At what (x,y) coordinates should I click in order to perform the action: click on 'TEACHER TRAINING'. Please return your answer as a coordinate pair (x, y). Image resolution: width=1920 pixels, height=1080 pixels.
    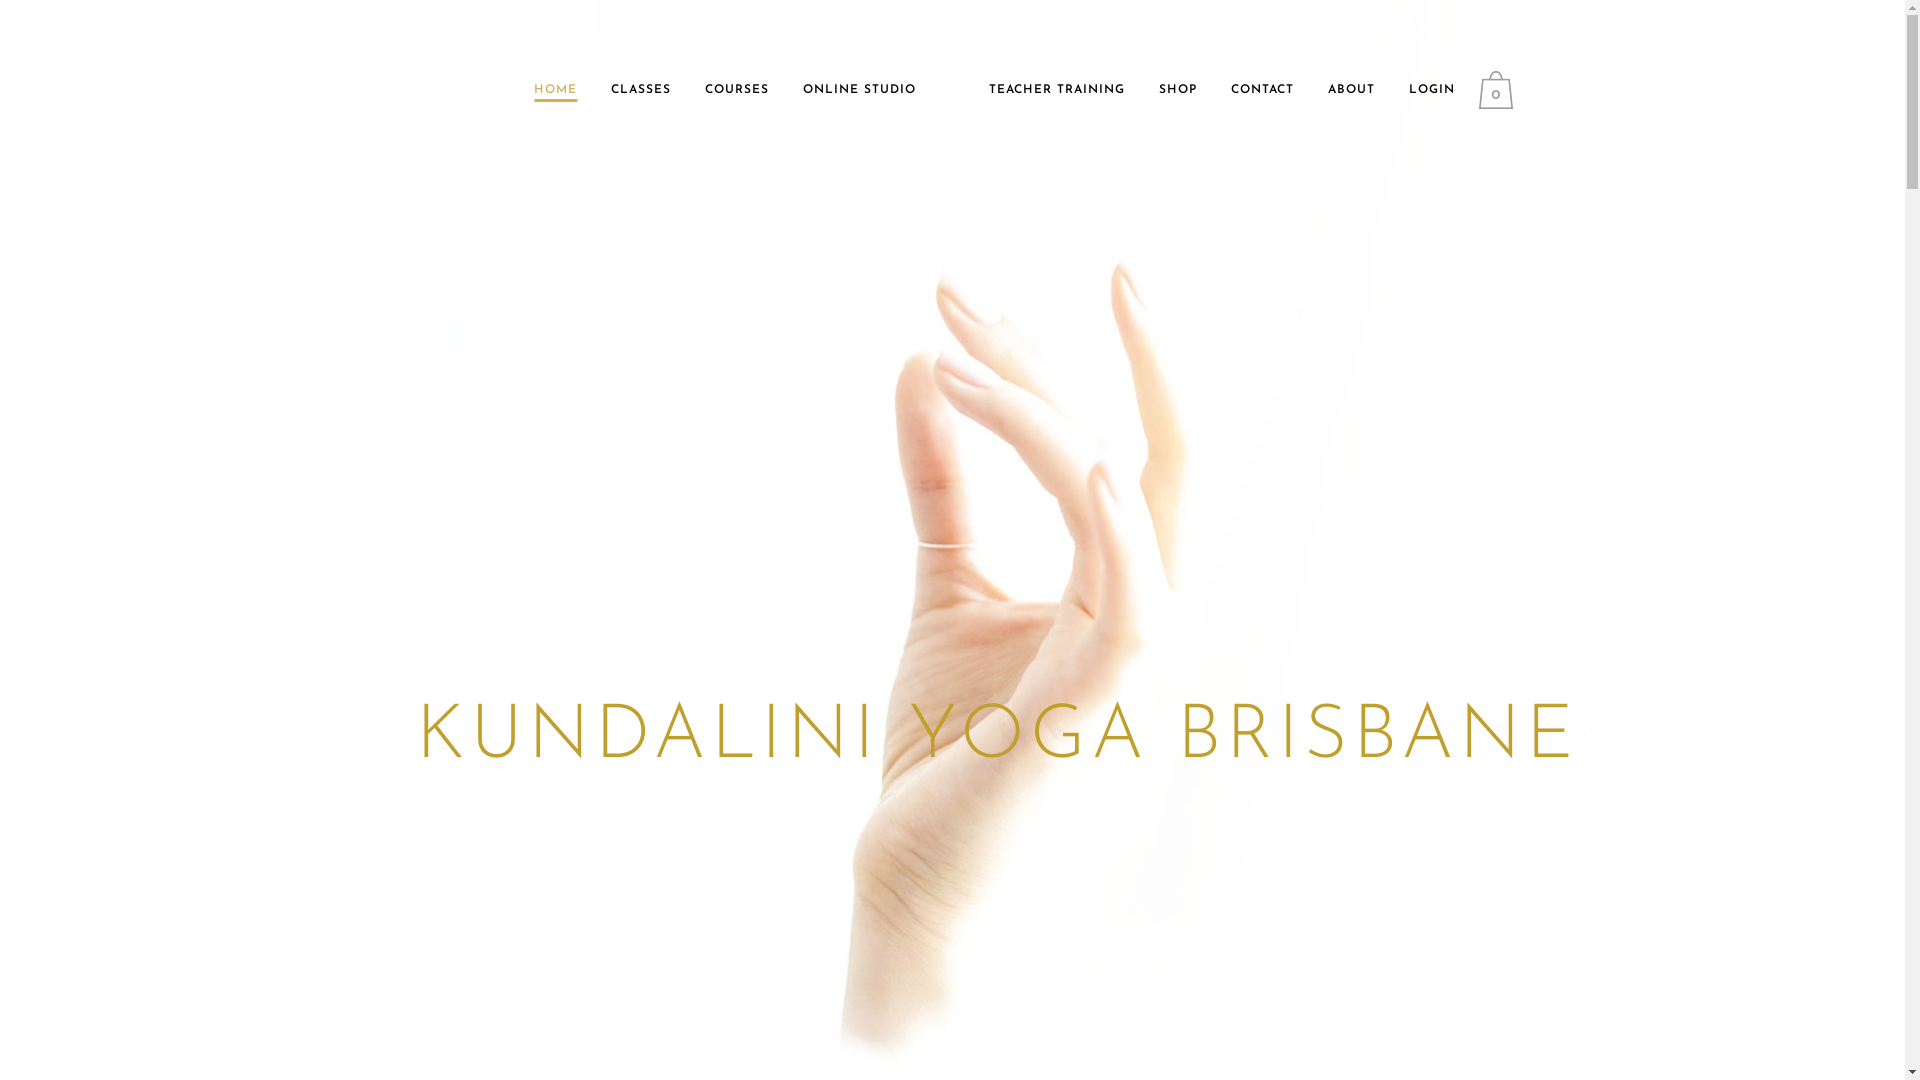
    Looking at the image, I should click on (1055, 88).